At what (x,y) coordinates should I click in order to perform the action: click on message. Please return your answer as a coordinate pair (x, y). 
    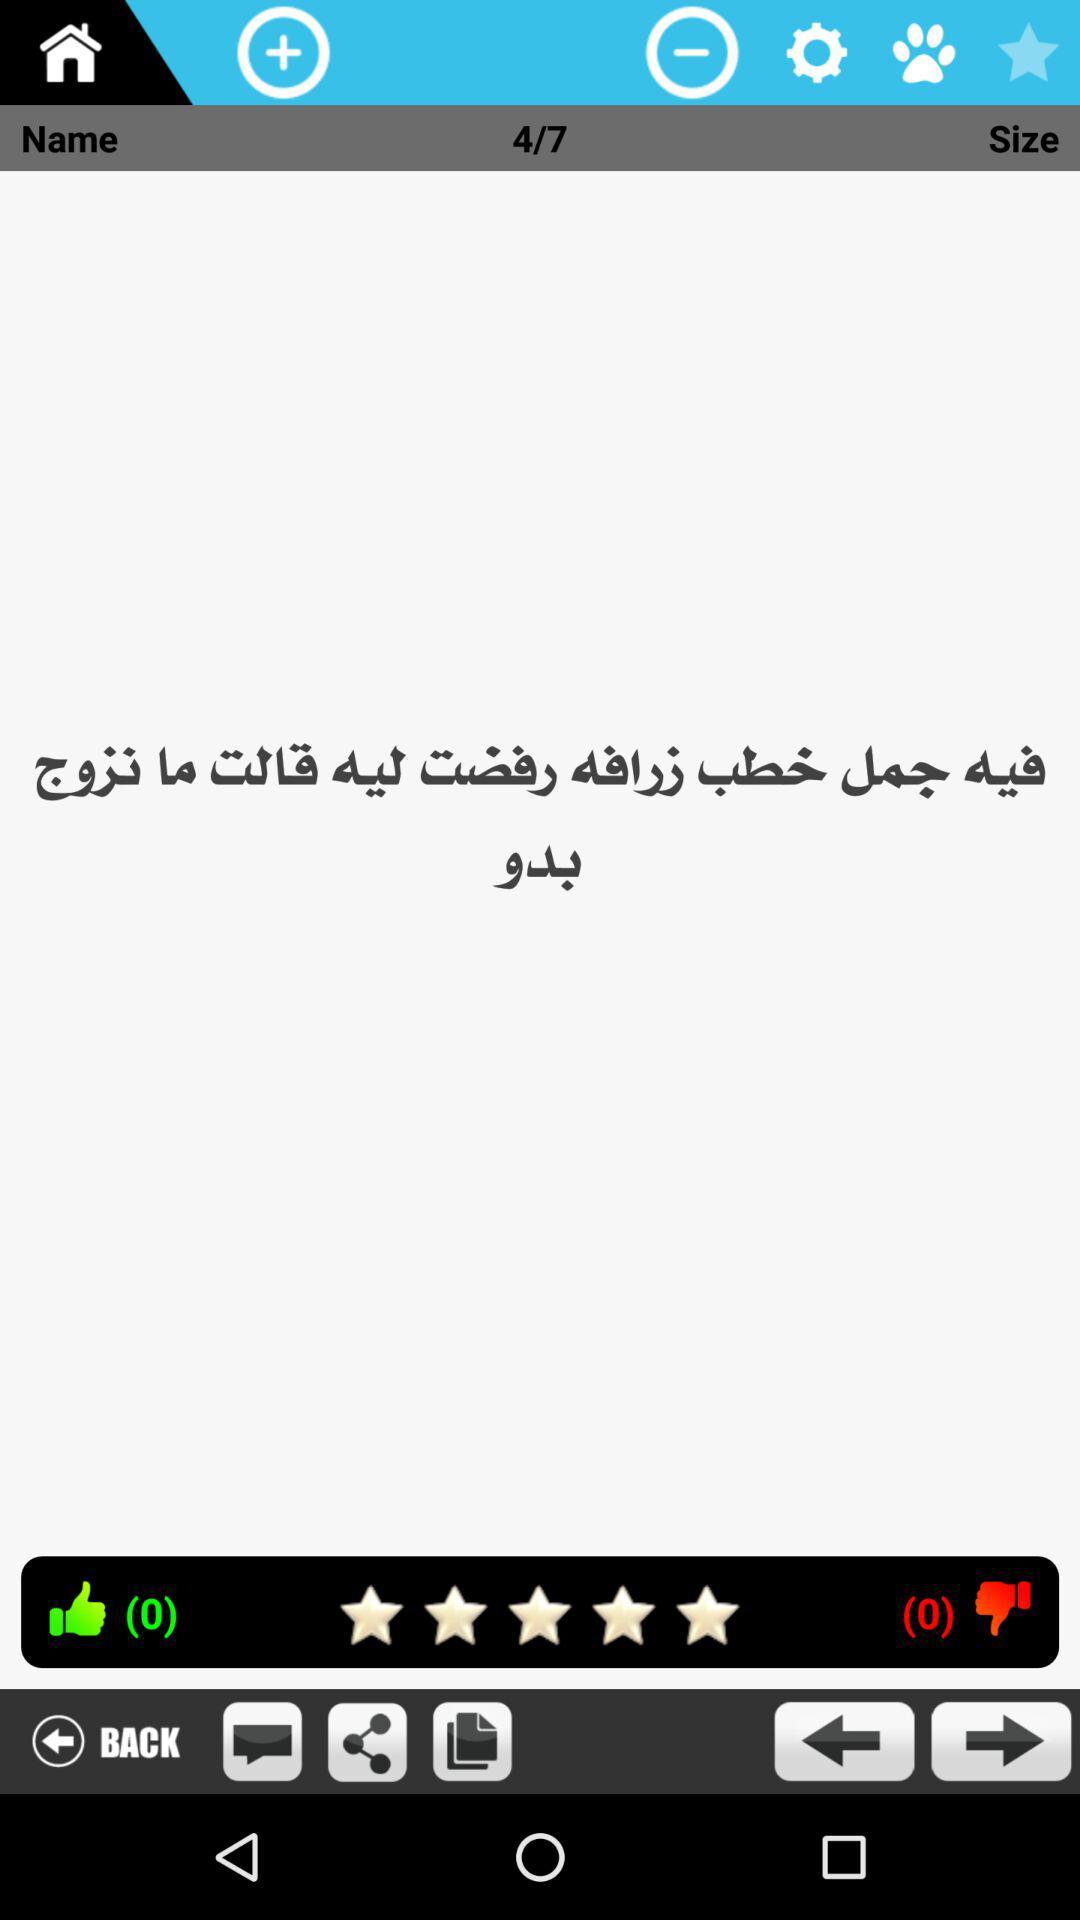
    Looking at the image, I should click on (261, 1740).